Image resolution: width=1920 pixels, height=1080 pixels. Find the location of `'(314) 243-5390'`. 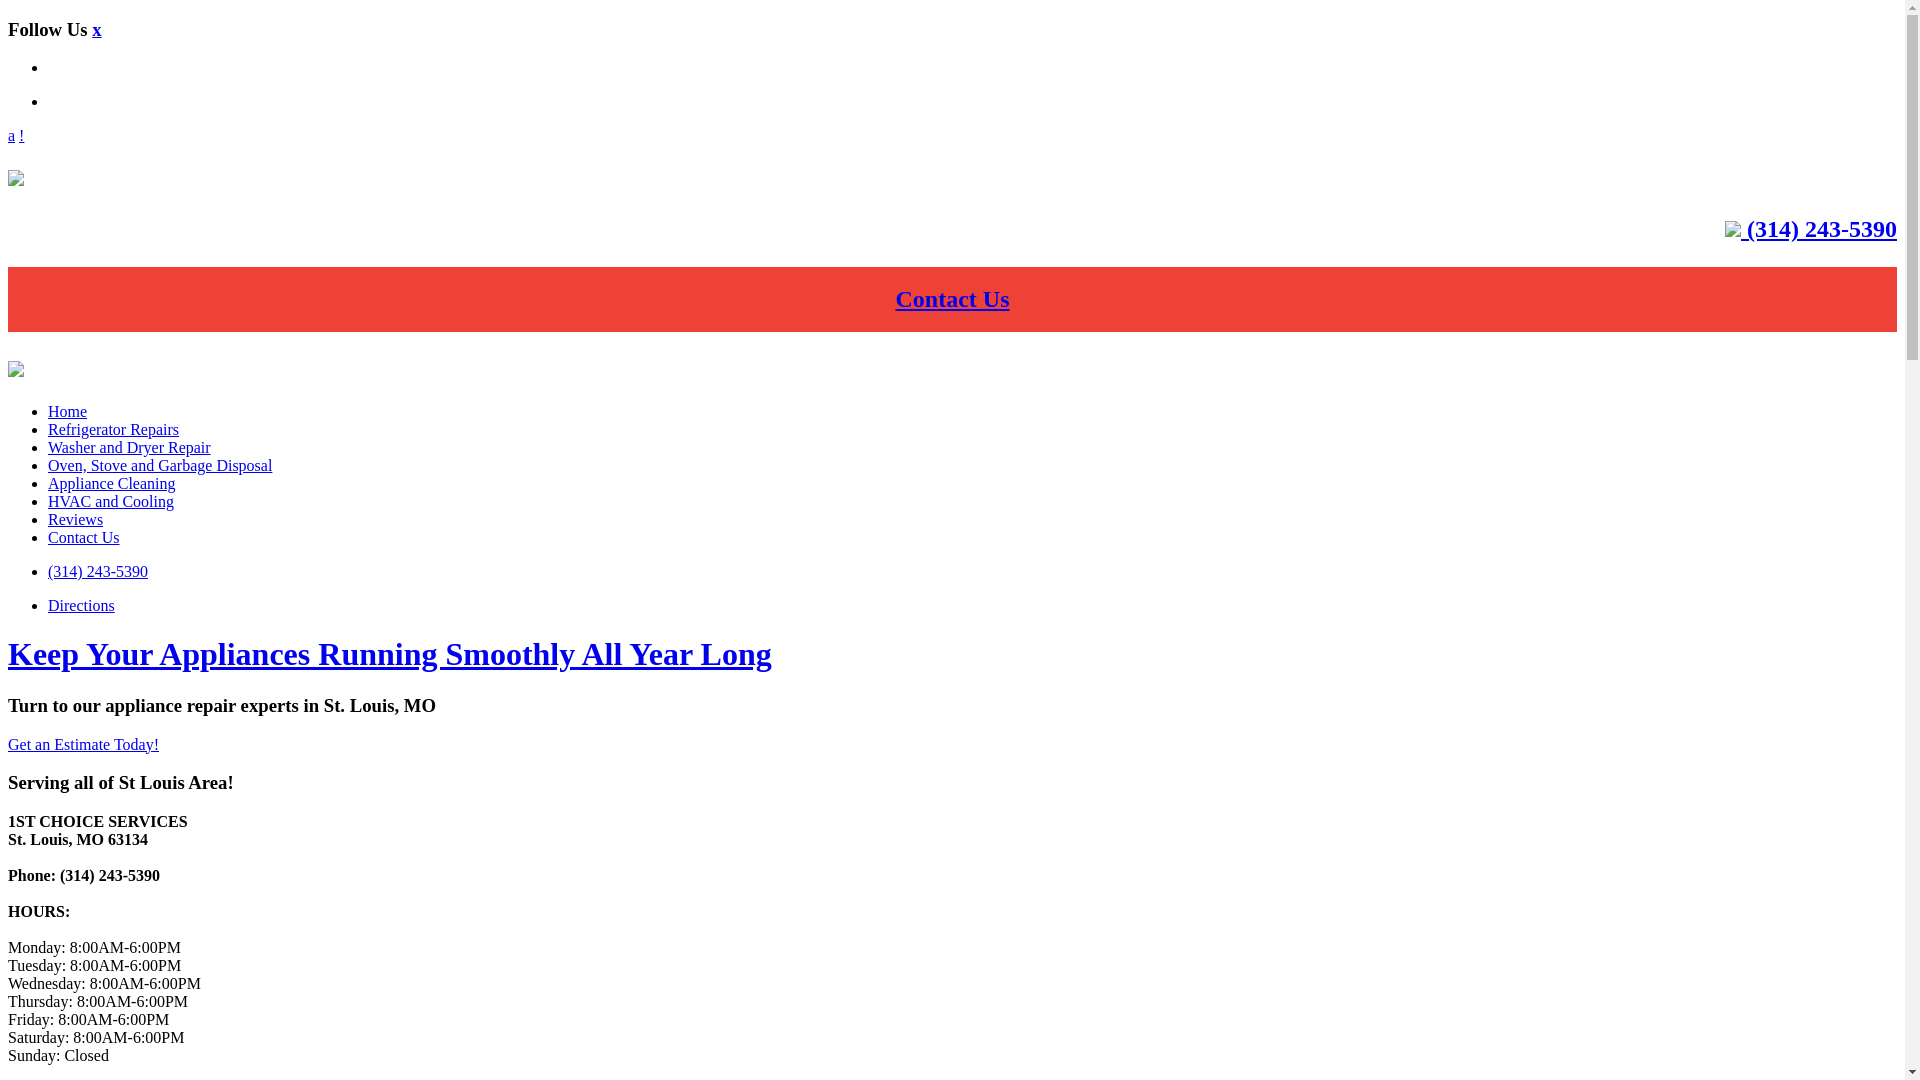

'(314) 243-5390' is located at coordinates (1819, 227).